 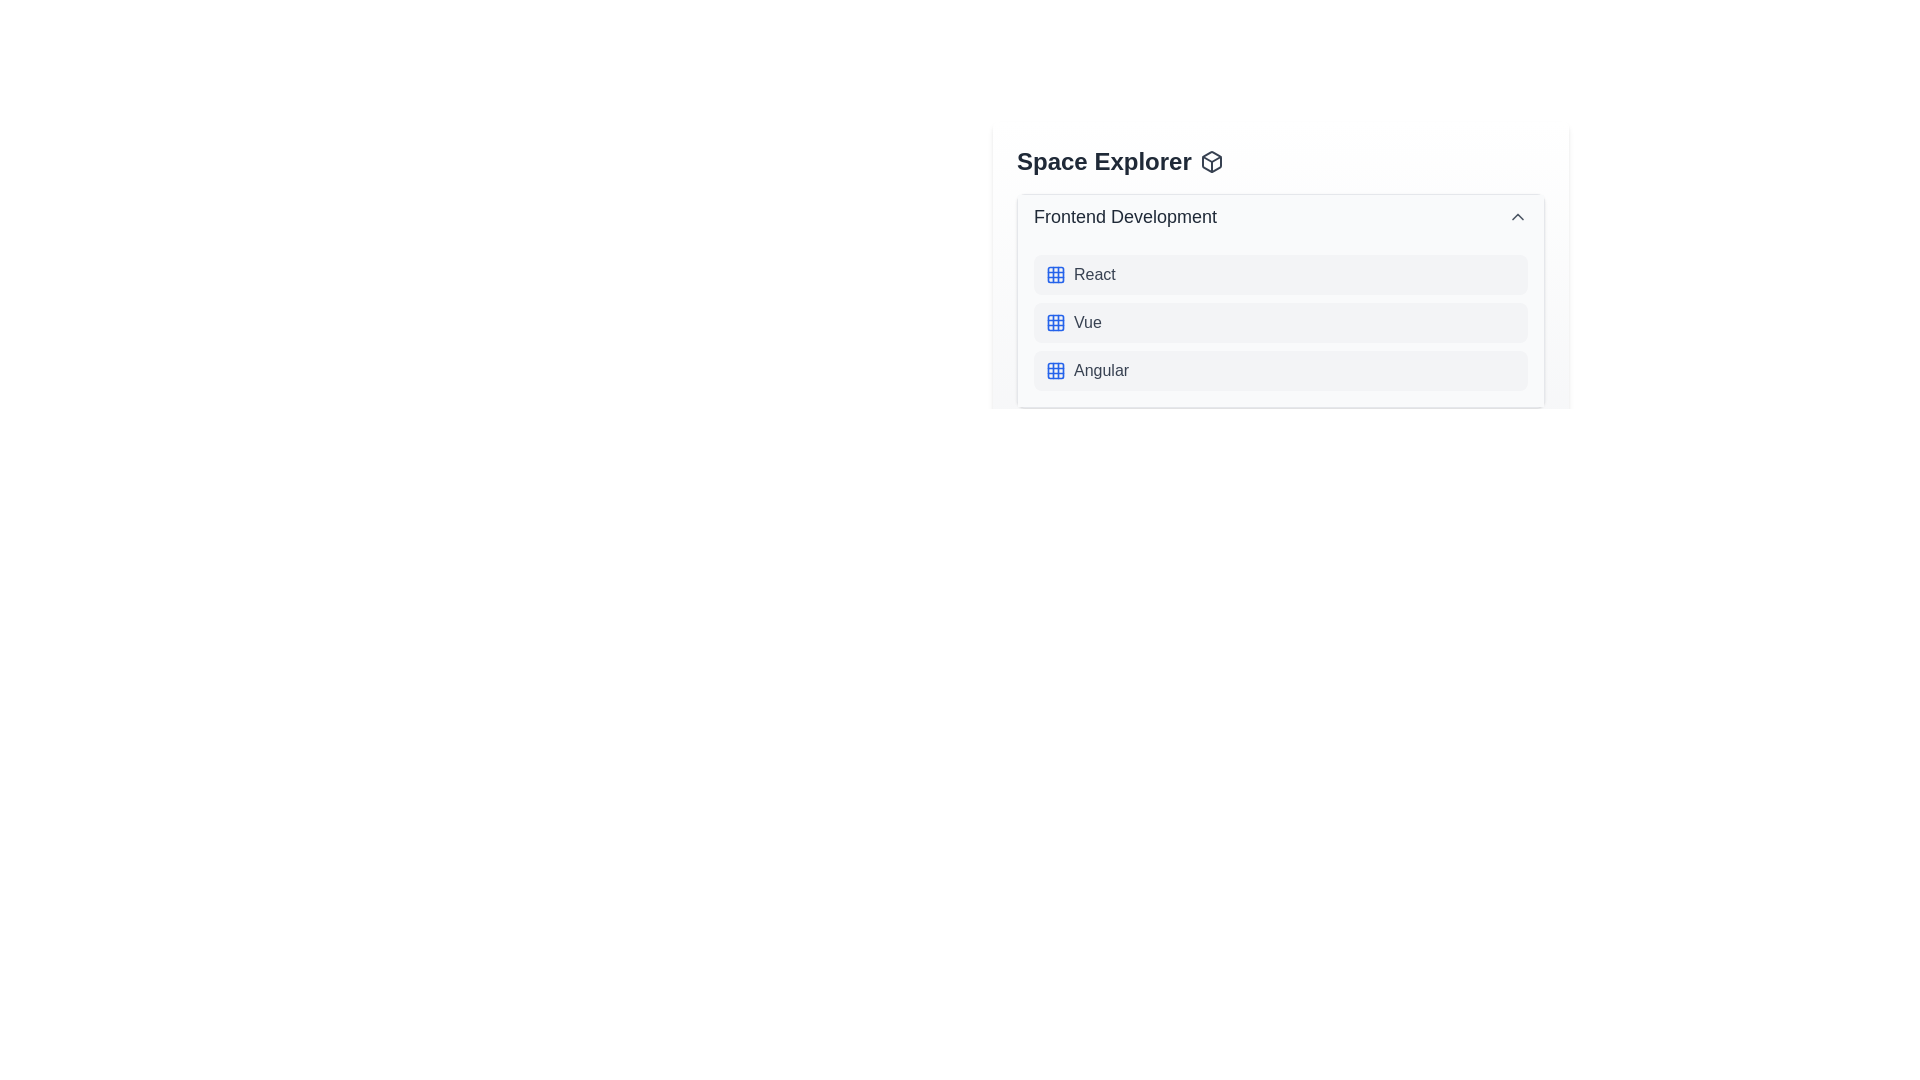 What do you see at coordinates (1281, 322) in the screenshot?
I see `the second button in the 'Frontend Development' section, which is related to the 'Vue' framework, to receive additional details or effects` at bounding box center [1281, 322].